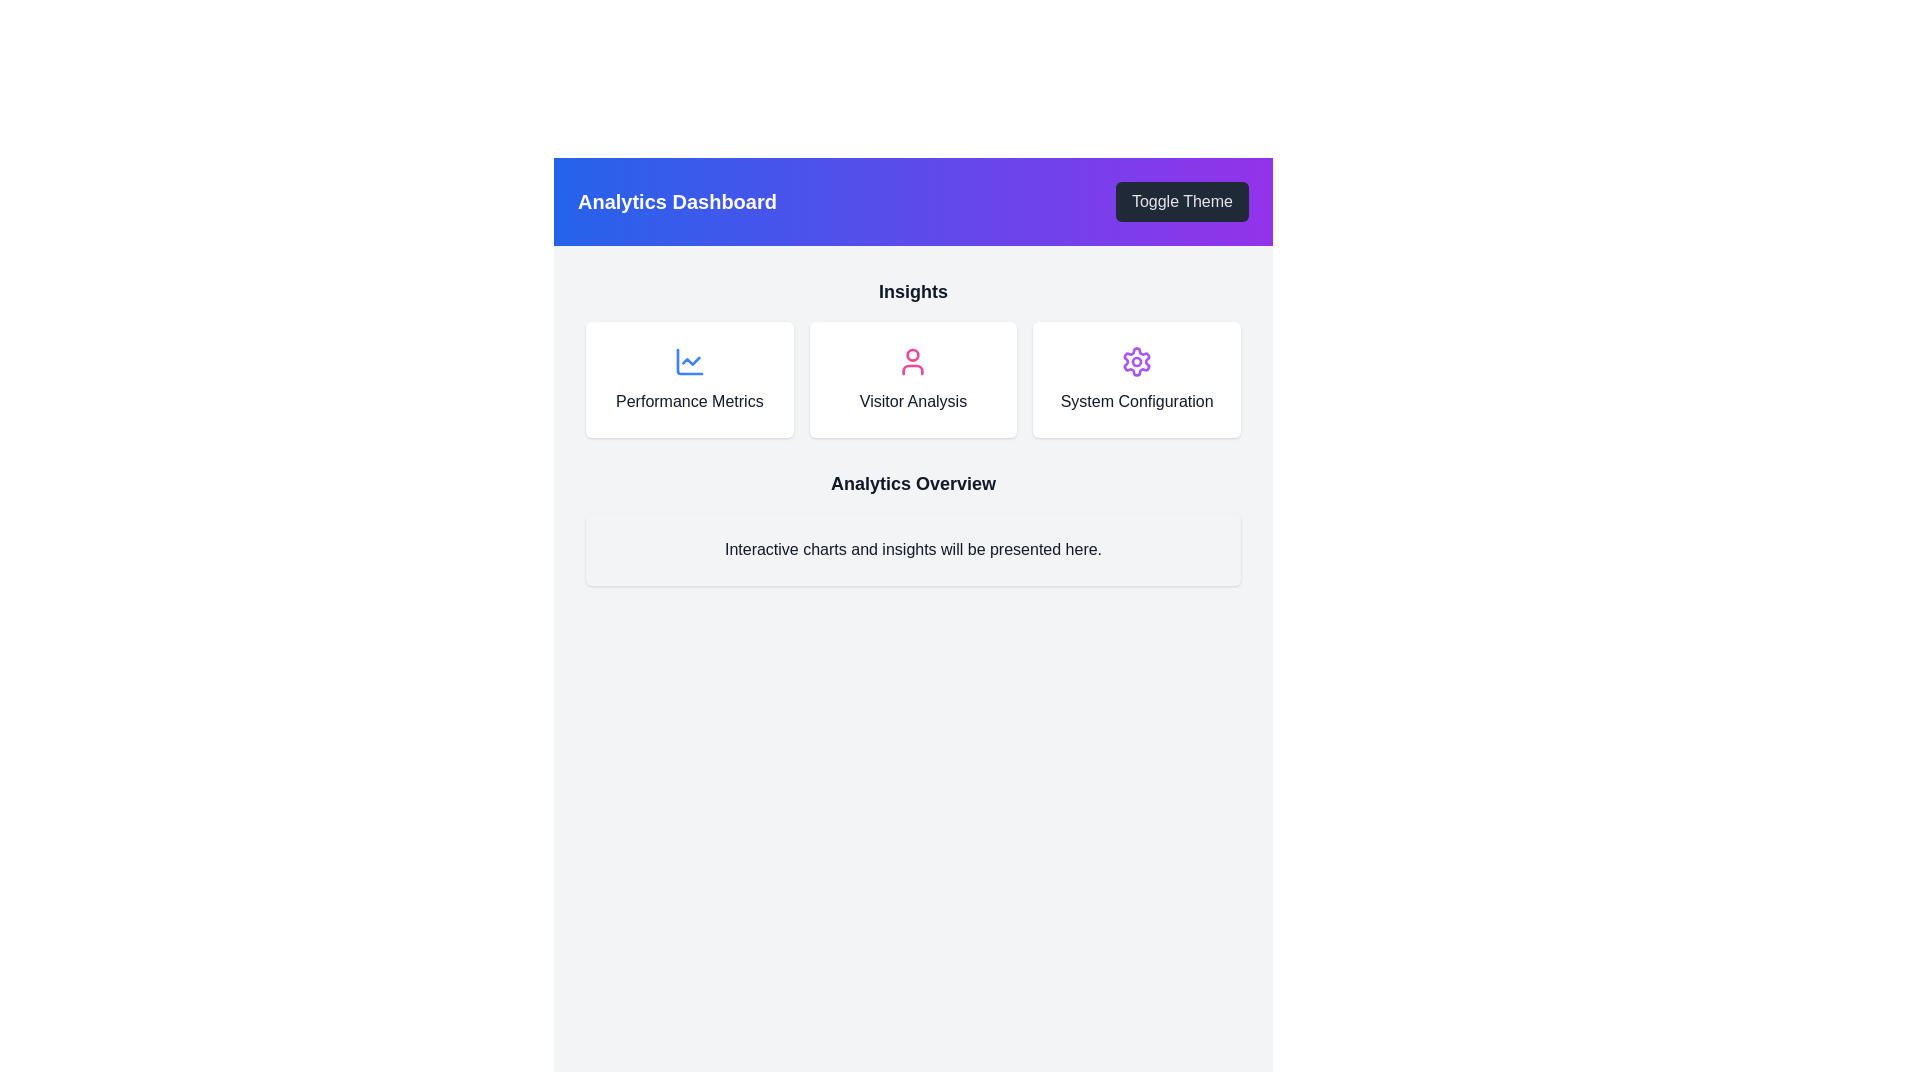 This screenshot has height=1080, width=1920. What do you see at coordinates (1182, 201) in the screenshot?
I see `the theme toggle button located in the header section, aligned to the right of the 'Analytics Dashboard' text, to observe any hover effects` at bounding box center [1182, 201].